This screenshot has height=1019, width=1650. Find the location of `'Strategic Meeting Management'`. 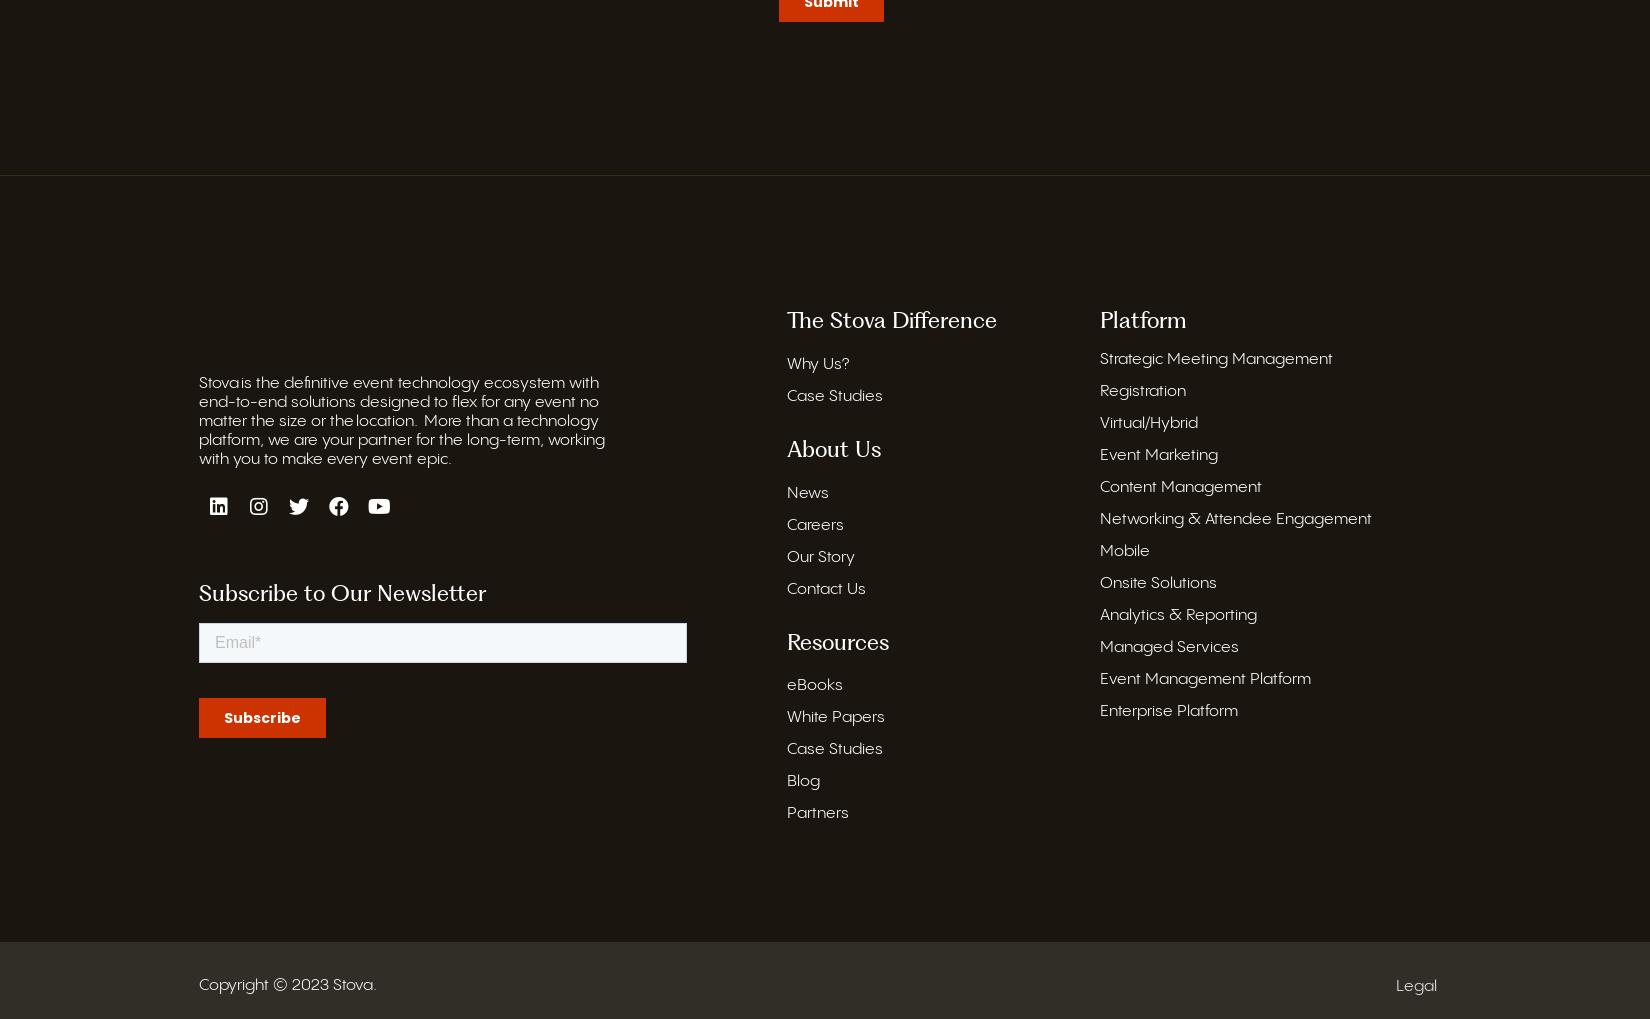

'Strategic Meeting Management' is located at coordinates (1216, 359).